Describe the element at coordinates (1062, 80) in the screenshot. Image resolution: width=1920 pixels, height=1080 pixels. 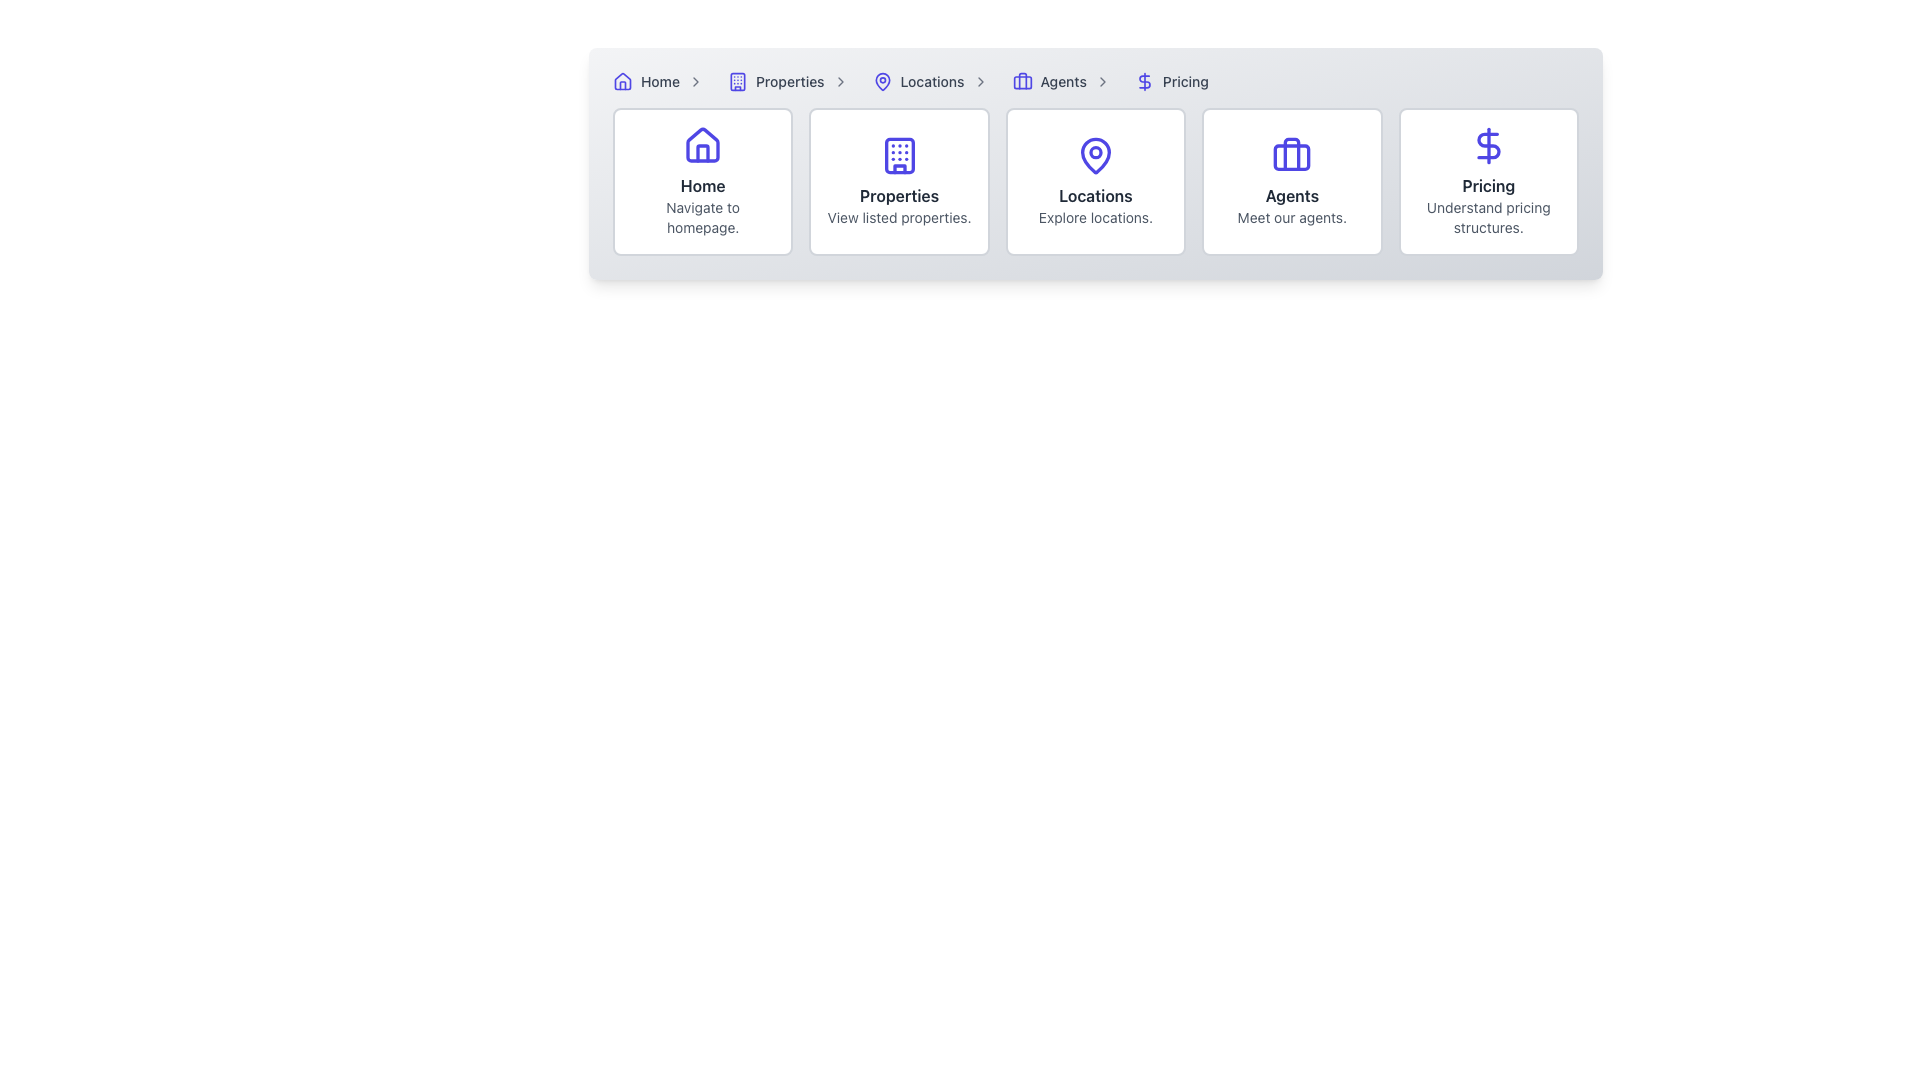
I see `the 'Agents' hyperlink in the navigation bar to observe the hover effect, which changes the text color to a darker gray shade` at that location.